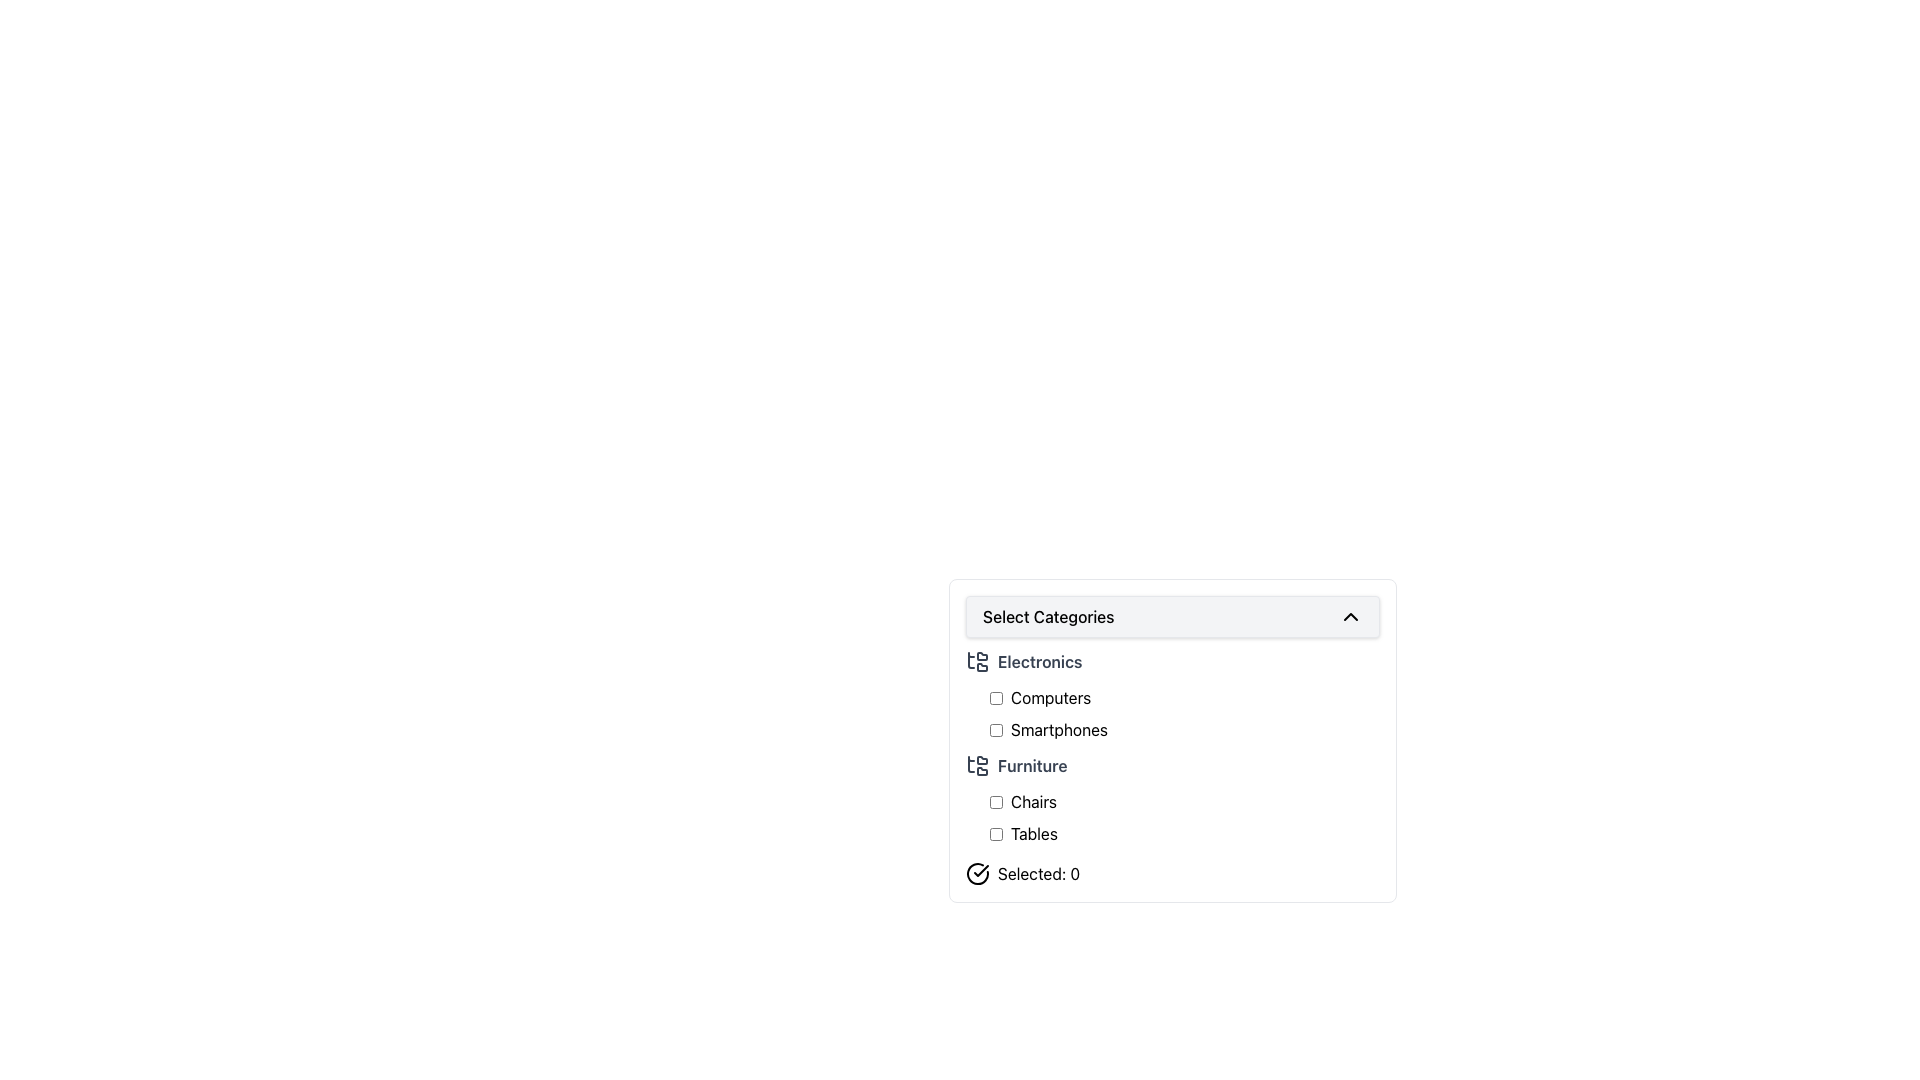  What do you see at coordinates (996, 697) in the screenshot?
I see `the checkbox` at bounding box center [996, 697].